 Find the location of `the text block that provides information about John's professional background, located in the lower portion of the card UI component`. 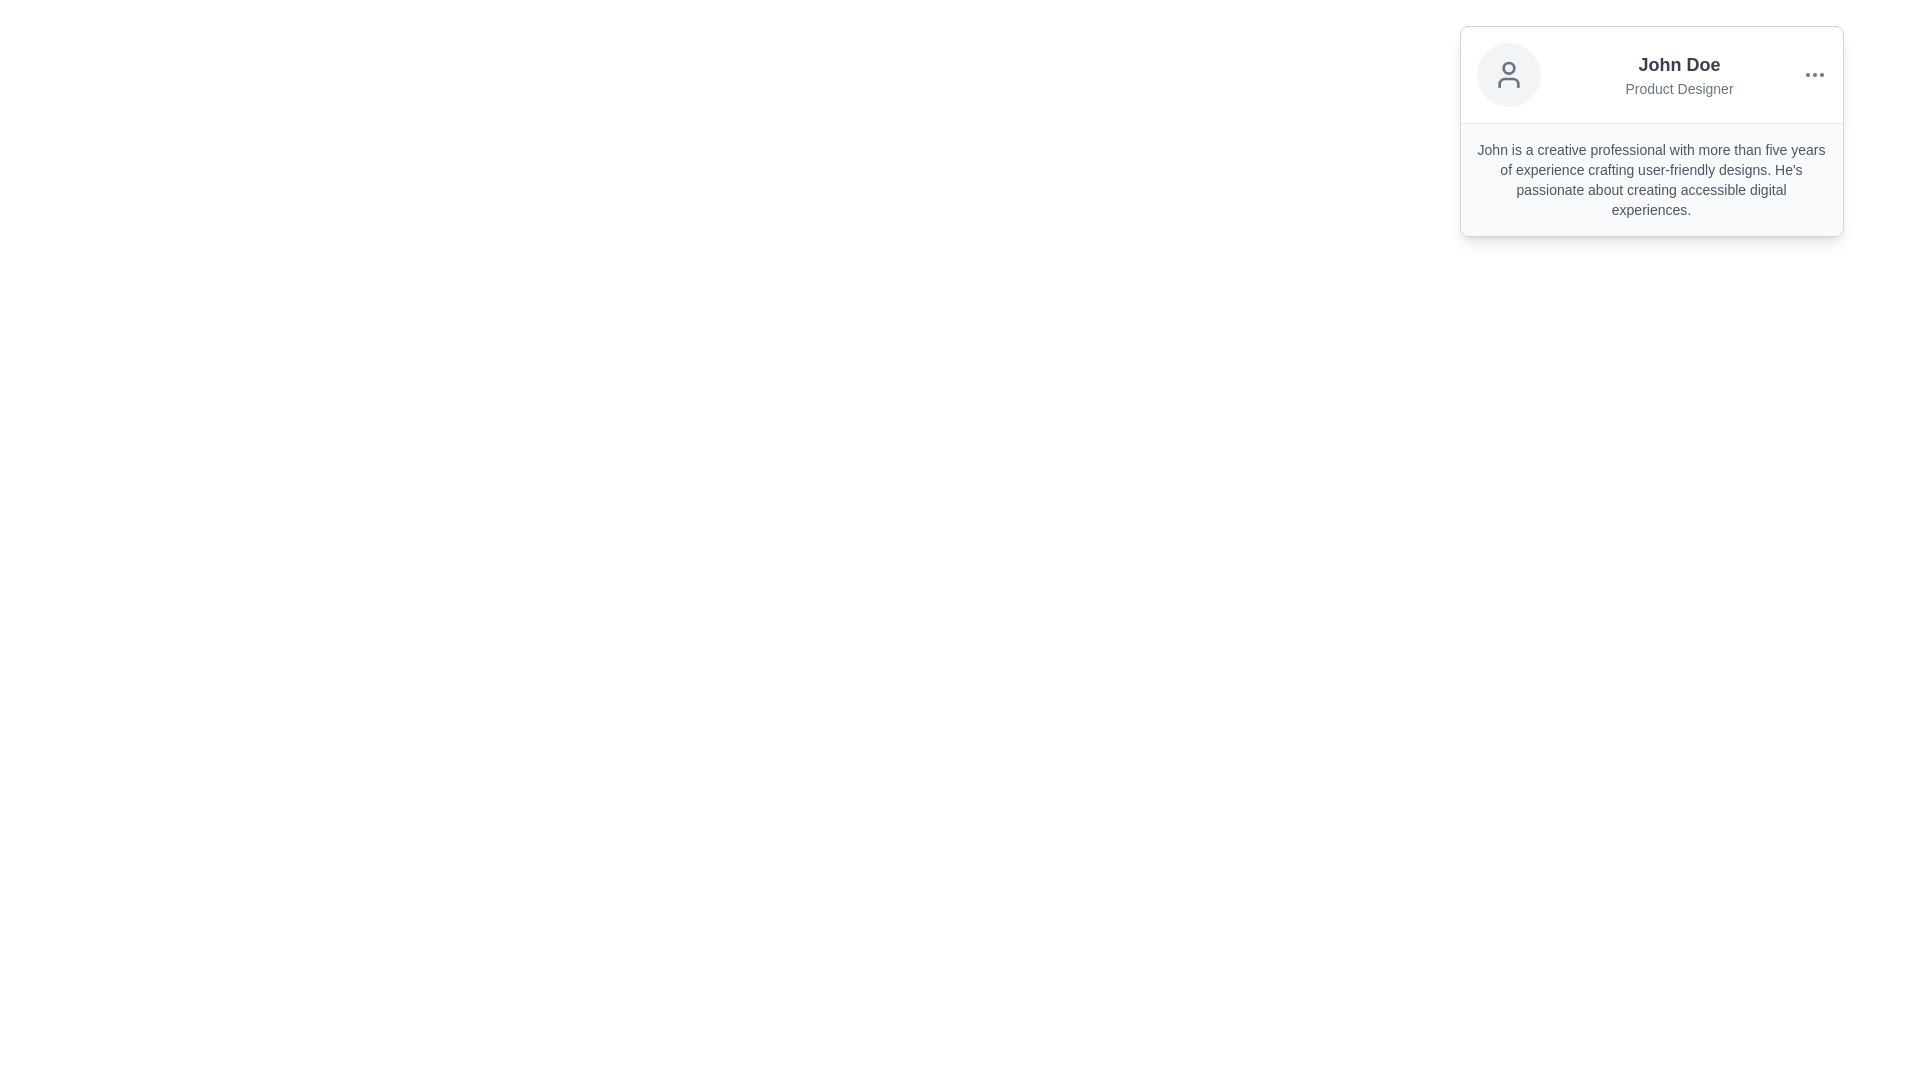

the text block that provides information about John's professional background, located in the lower portion of the card UI component is located at coordinates (1651, 178).